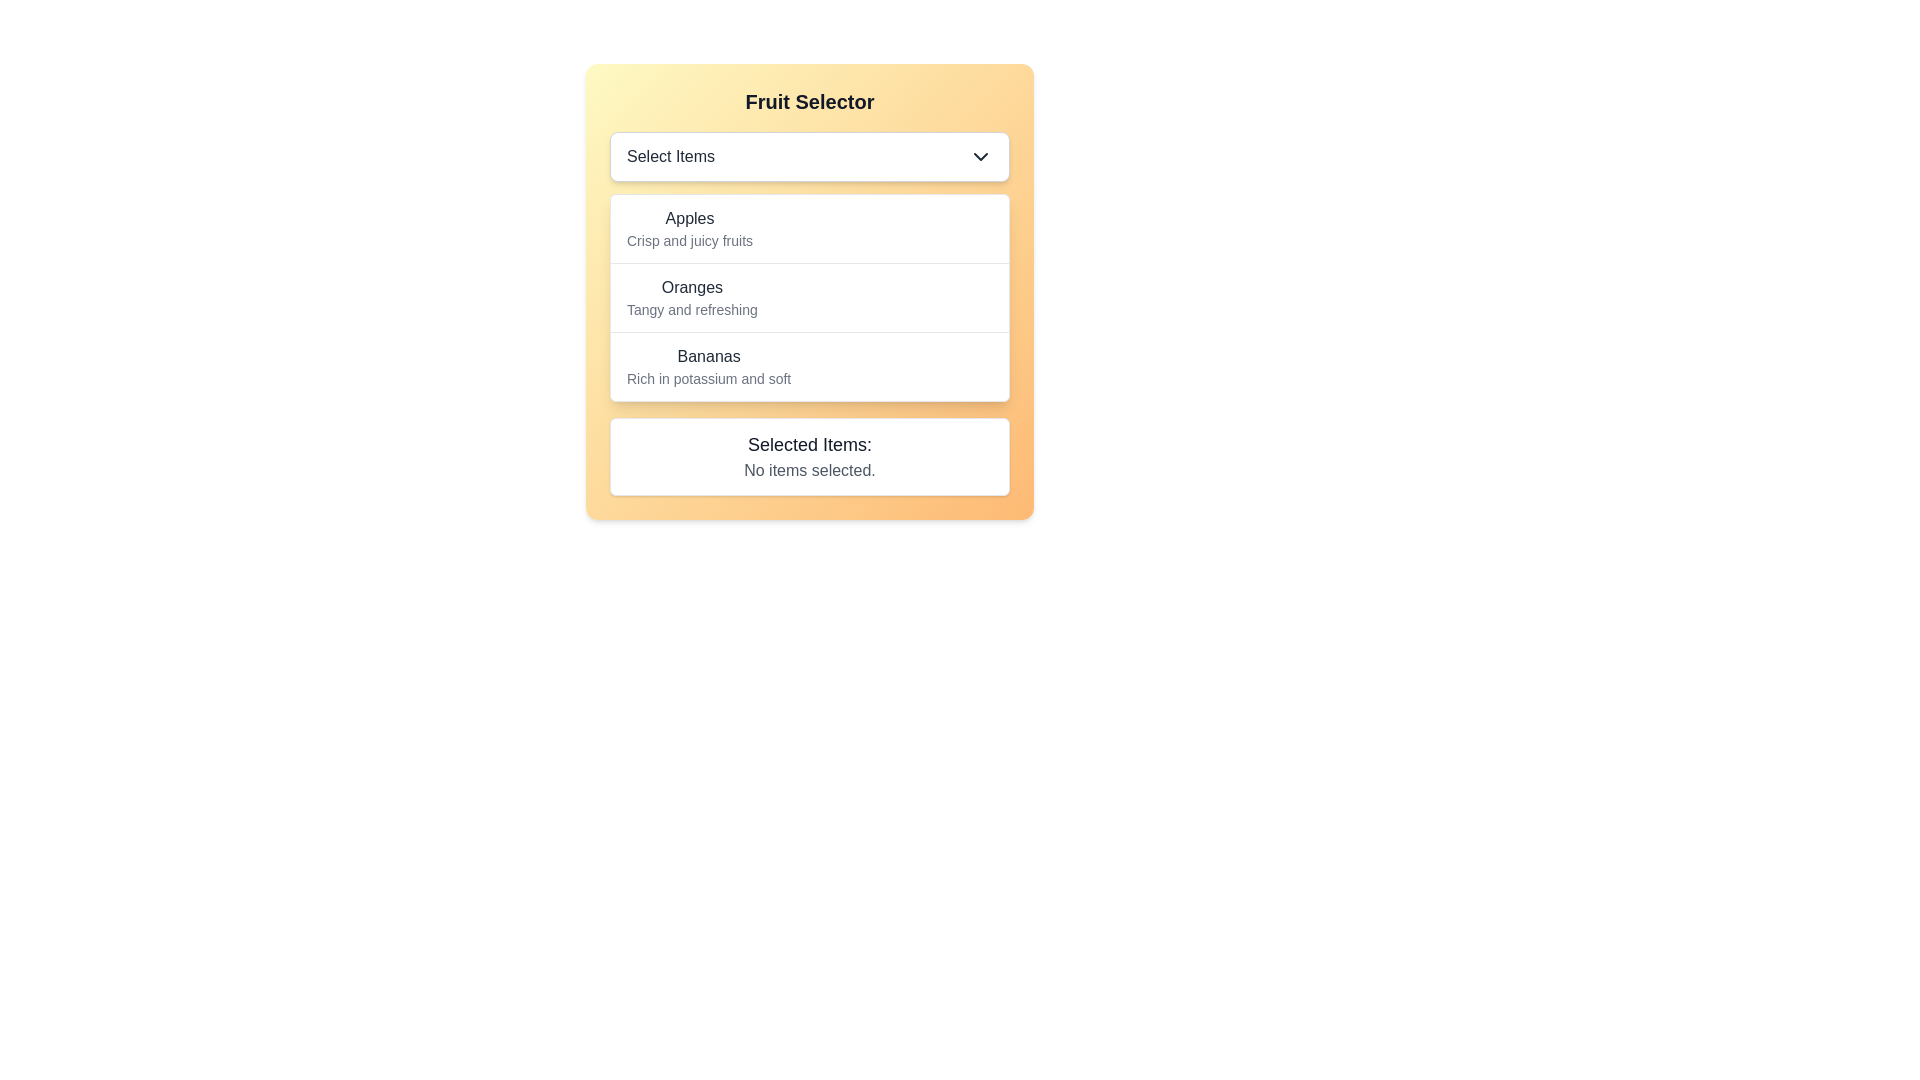 The width and height of the screenshot is (1920, 1080). Describe the element at coordinates (709, 378) in the screenshot. I see `the descriptive text label displaying 'Rich in potassium and soft', which is located beneath the 'Bananas' header in the fruit selector dropdown` at that location.